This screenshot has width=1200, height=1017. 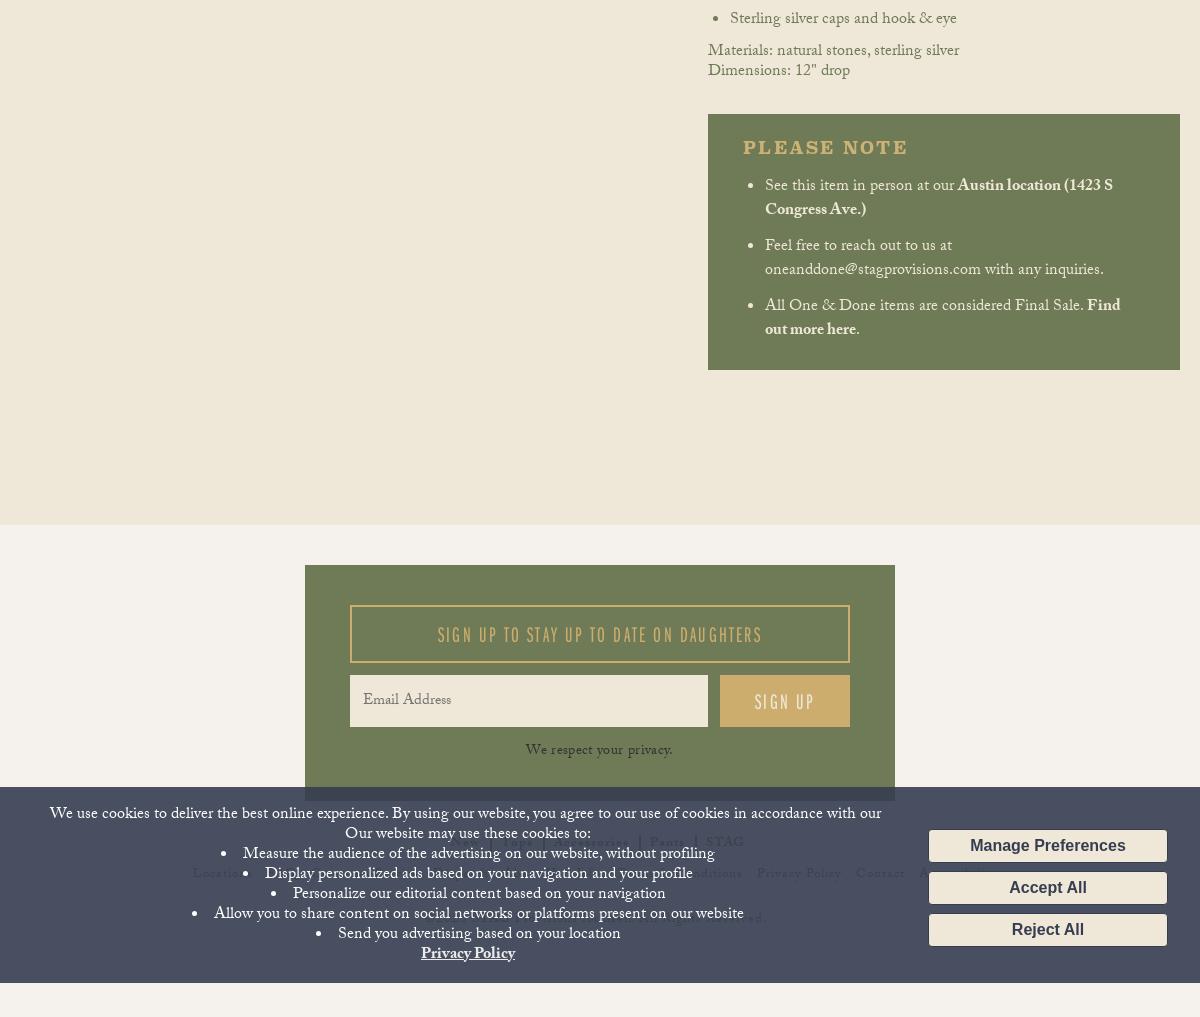 What do you see at coordinates (548, 21) in the screenshot?
I see `'Enter your debit or credit card information'` at bounding box center [548, 21].